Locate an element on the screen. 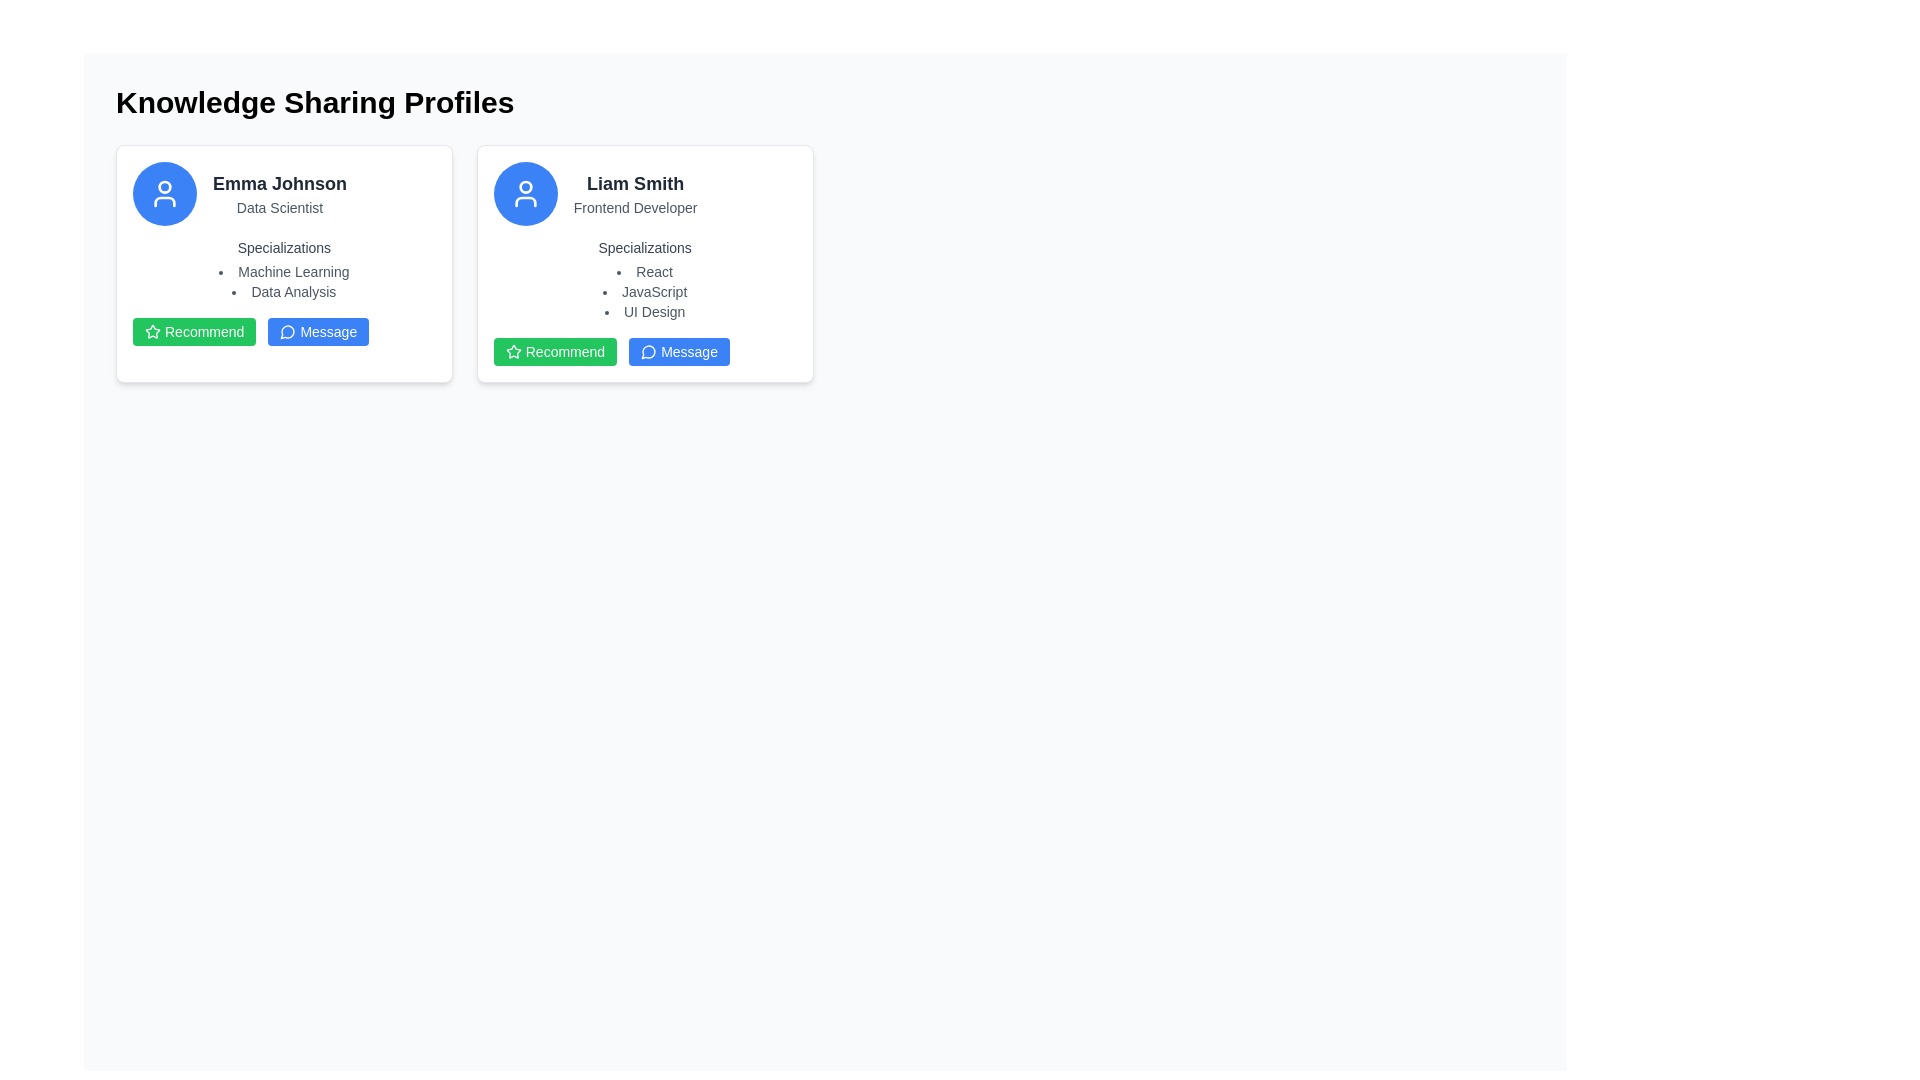 This screenshot has height=1080, width=1920. the speech bubble icon within the 'Message' button, located in the profile card of 'Emma Johnson' is located at coordinates (287, 331).